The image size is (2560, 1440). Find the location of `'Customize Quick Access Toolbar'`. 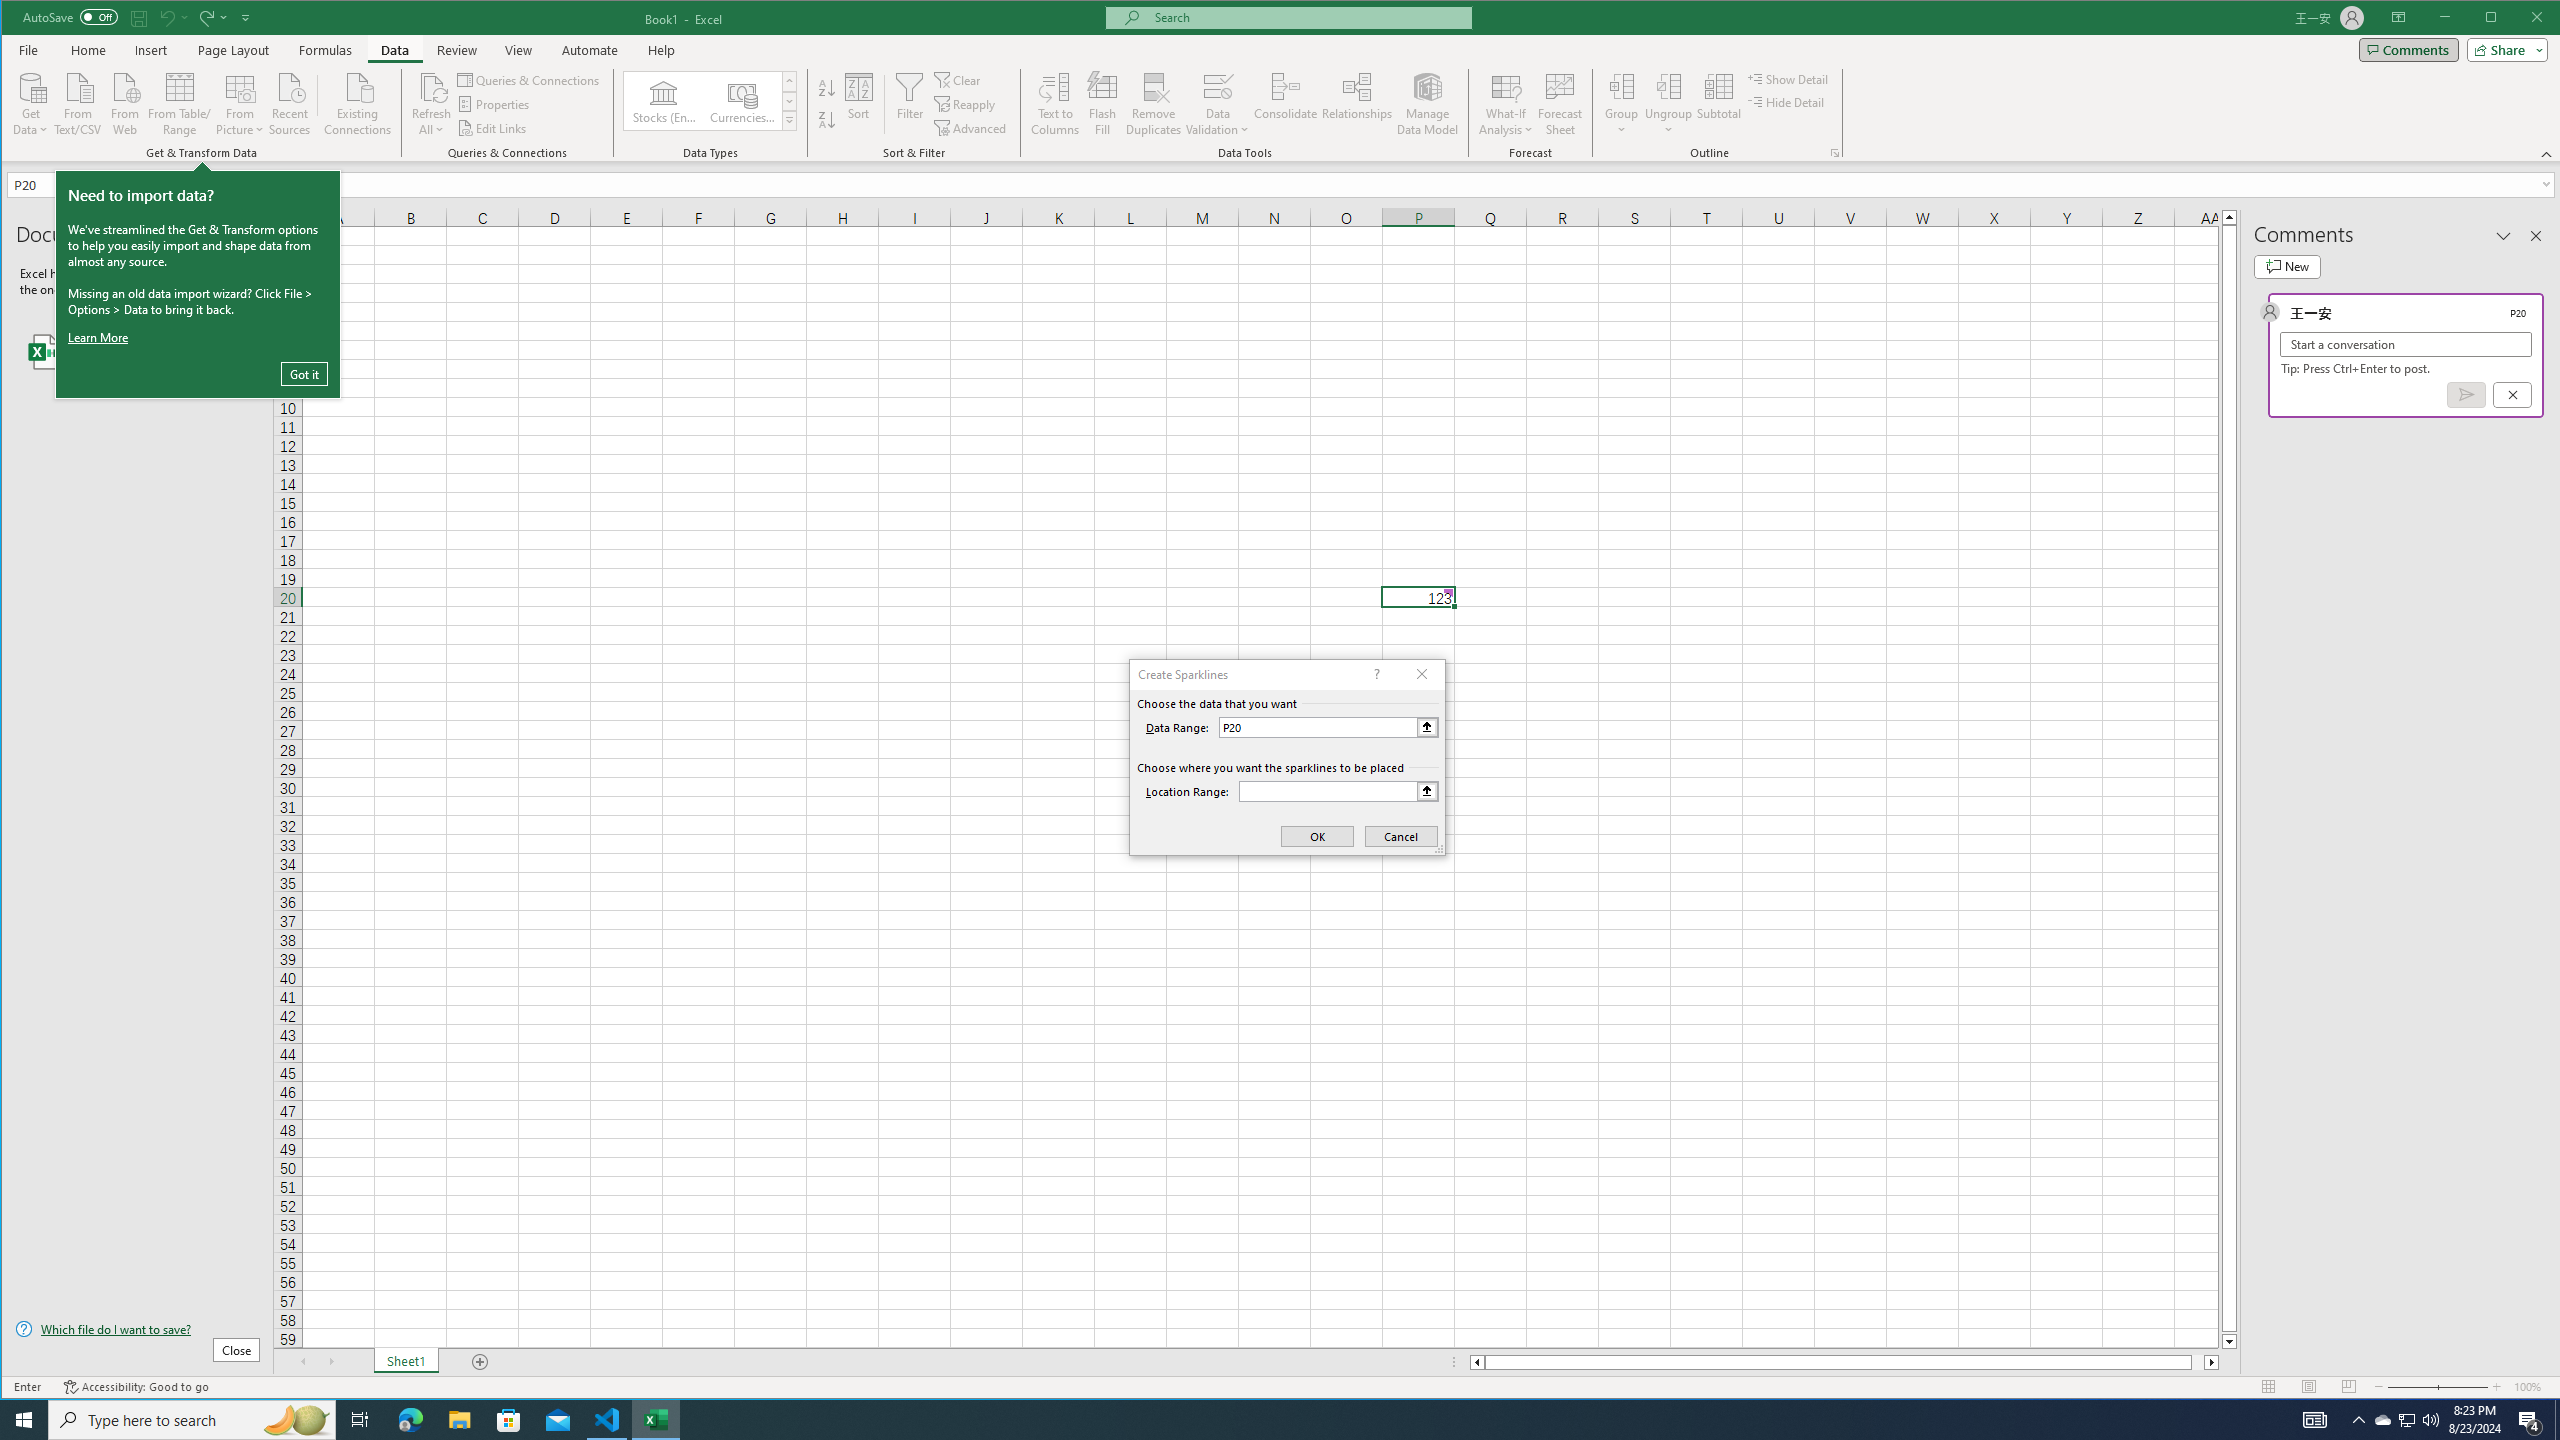

'Customize Quick Access Toolbar' is located at coordinates (246, 16).